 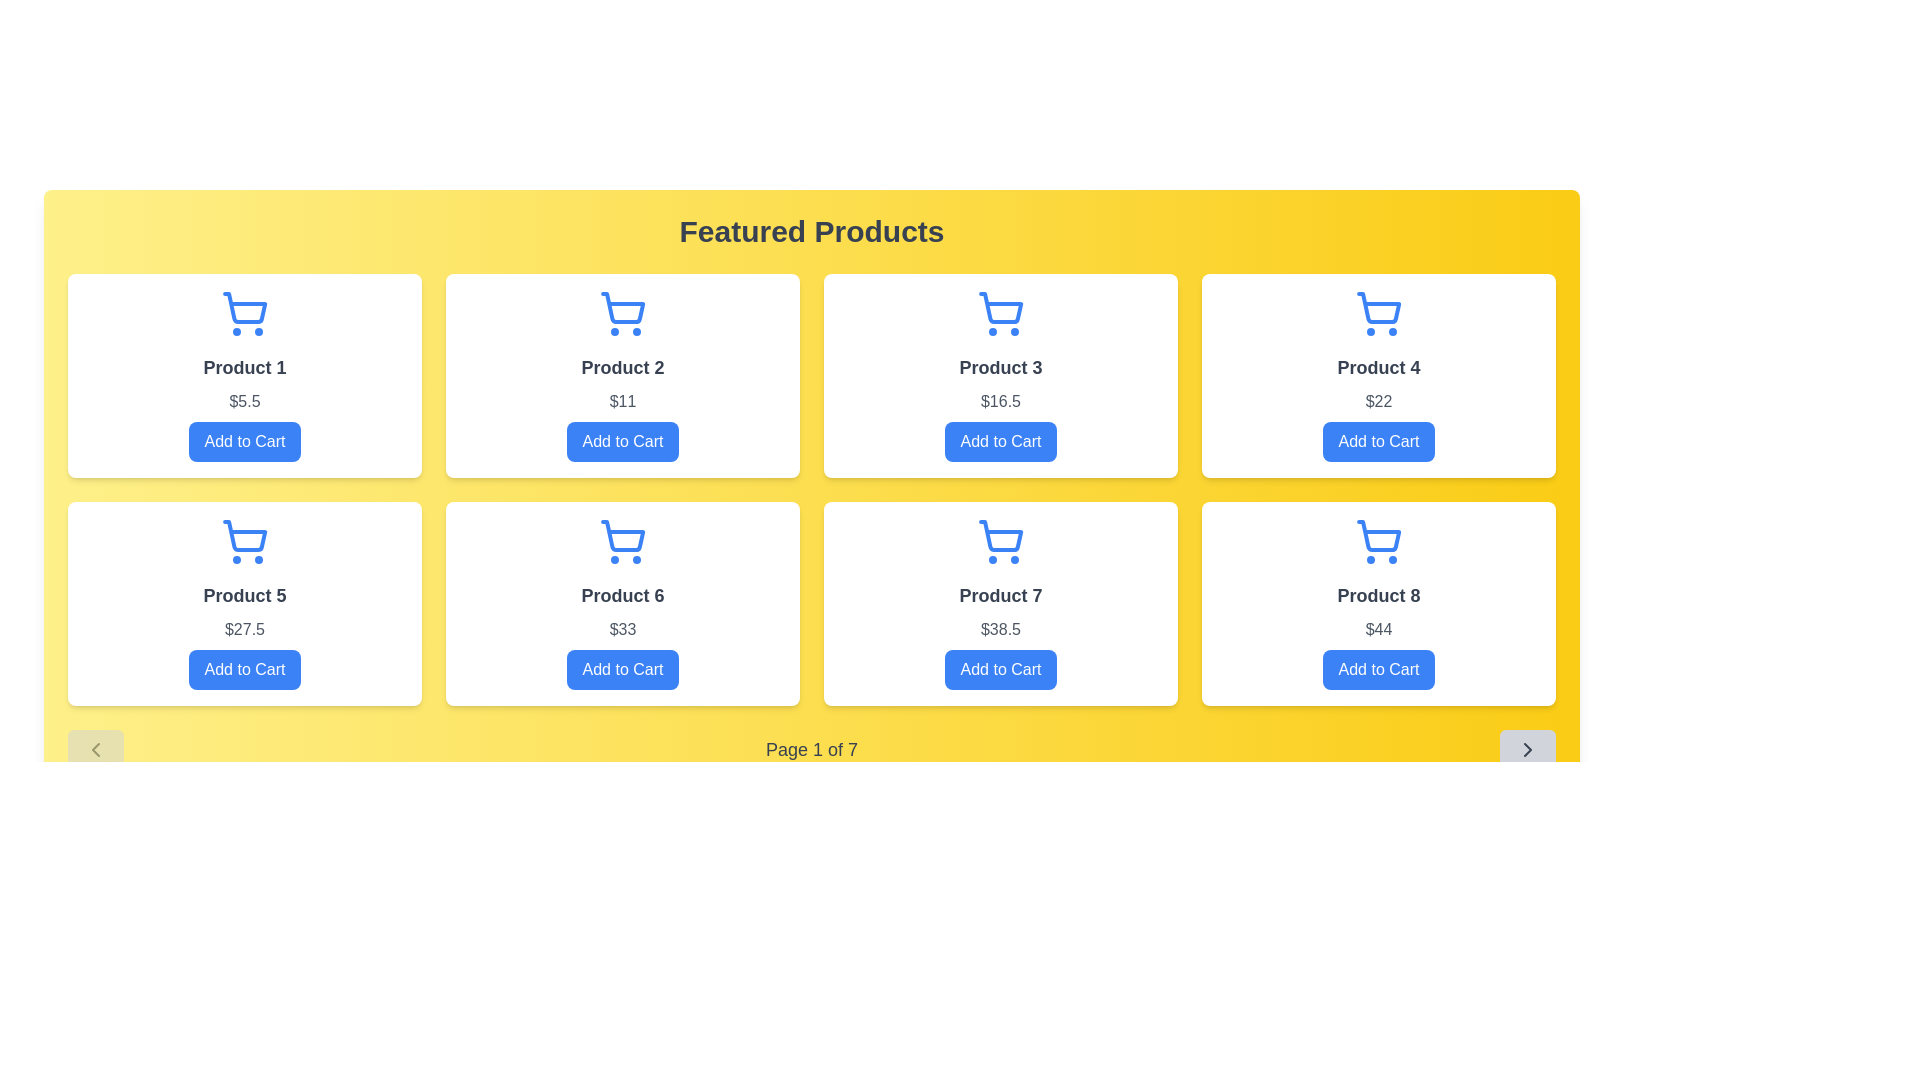 What do you see at coordinates (1377, 401) in the screenshot?
I see `the price text label displaying '$22', which is located in the product card for 'Product 4', centered below the title and above the 'Add to Cart' button` at bounding box center [1377, 401].